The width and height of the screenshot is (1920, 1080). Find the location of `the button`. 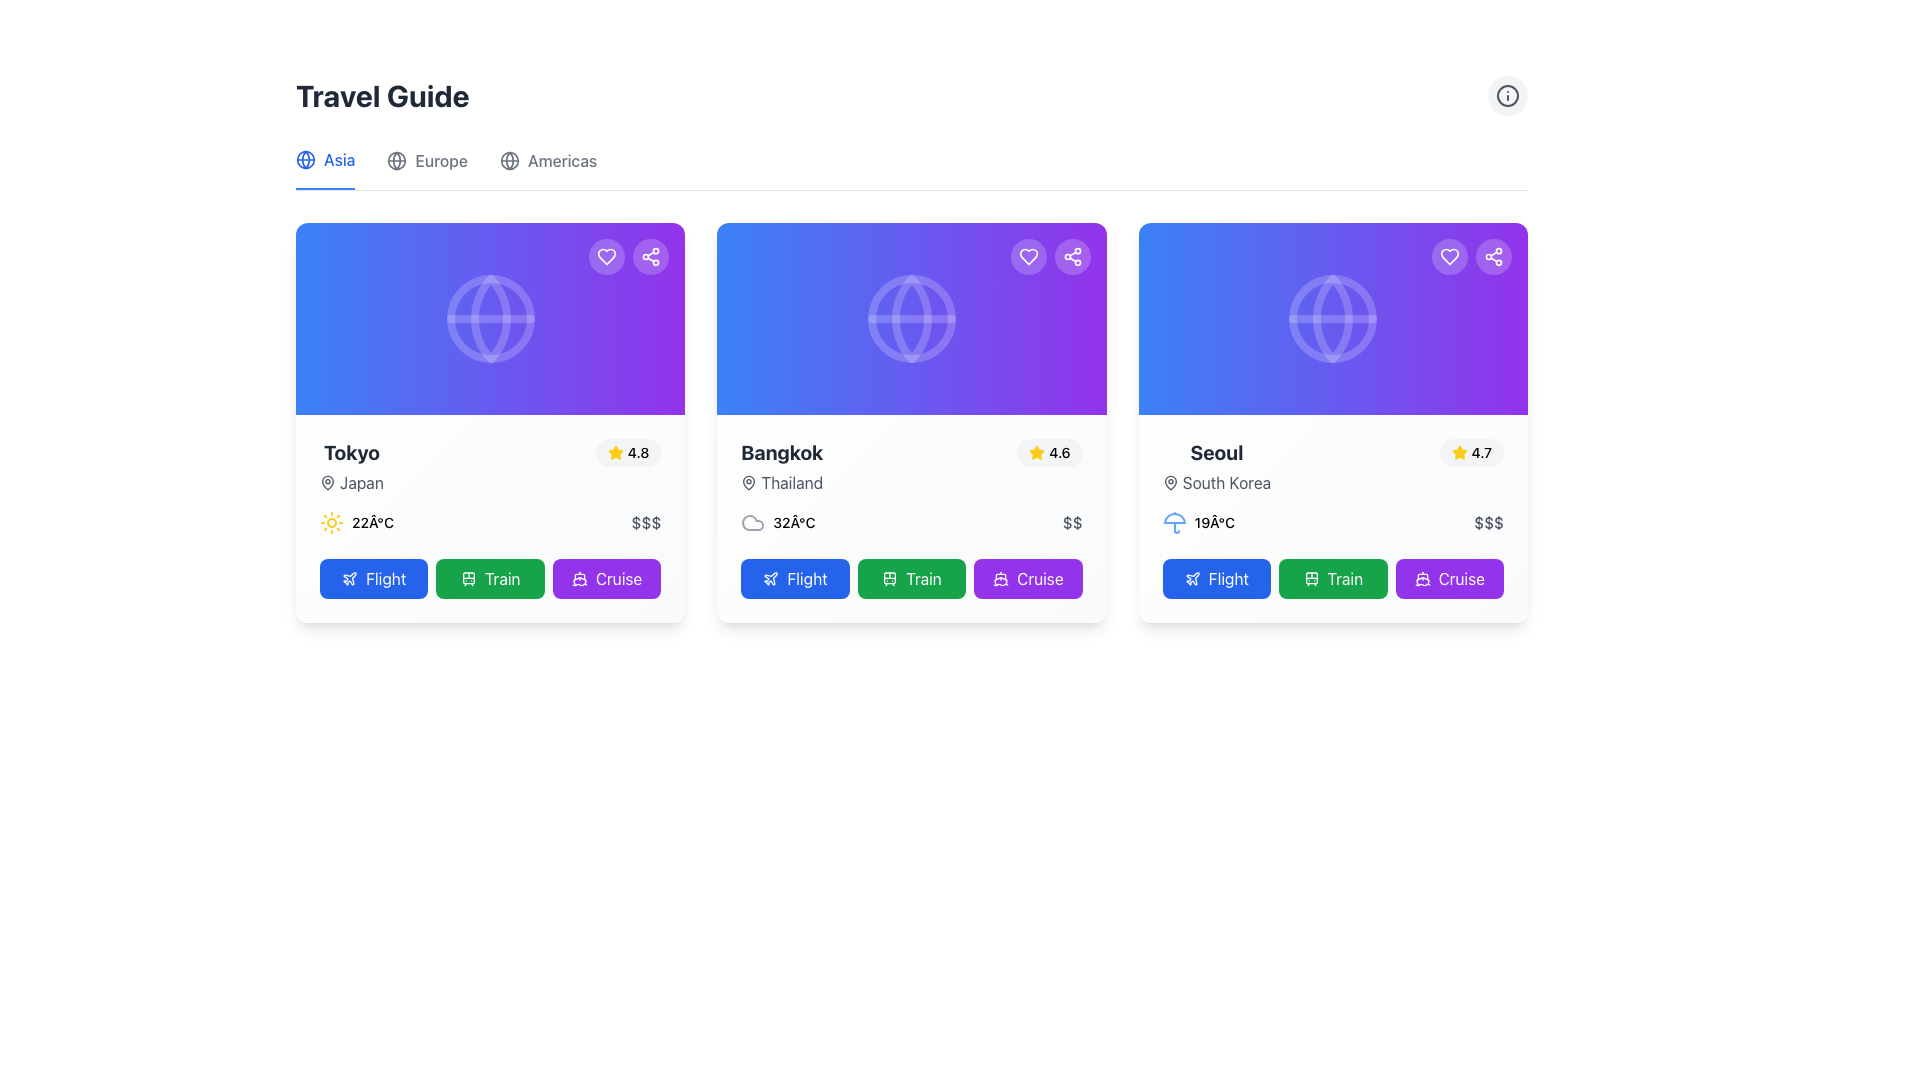

the button is located at coordinates (1333, 578).